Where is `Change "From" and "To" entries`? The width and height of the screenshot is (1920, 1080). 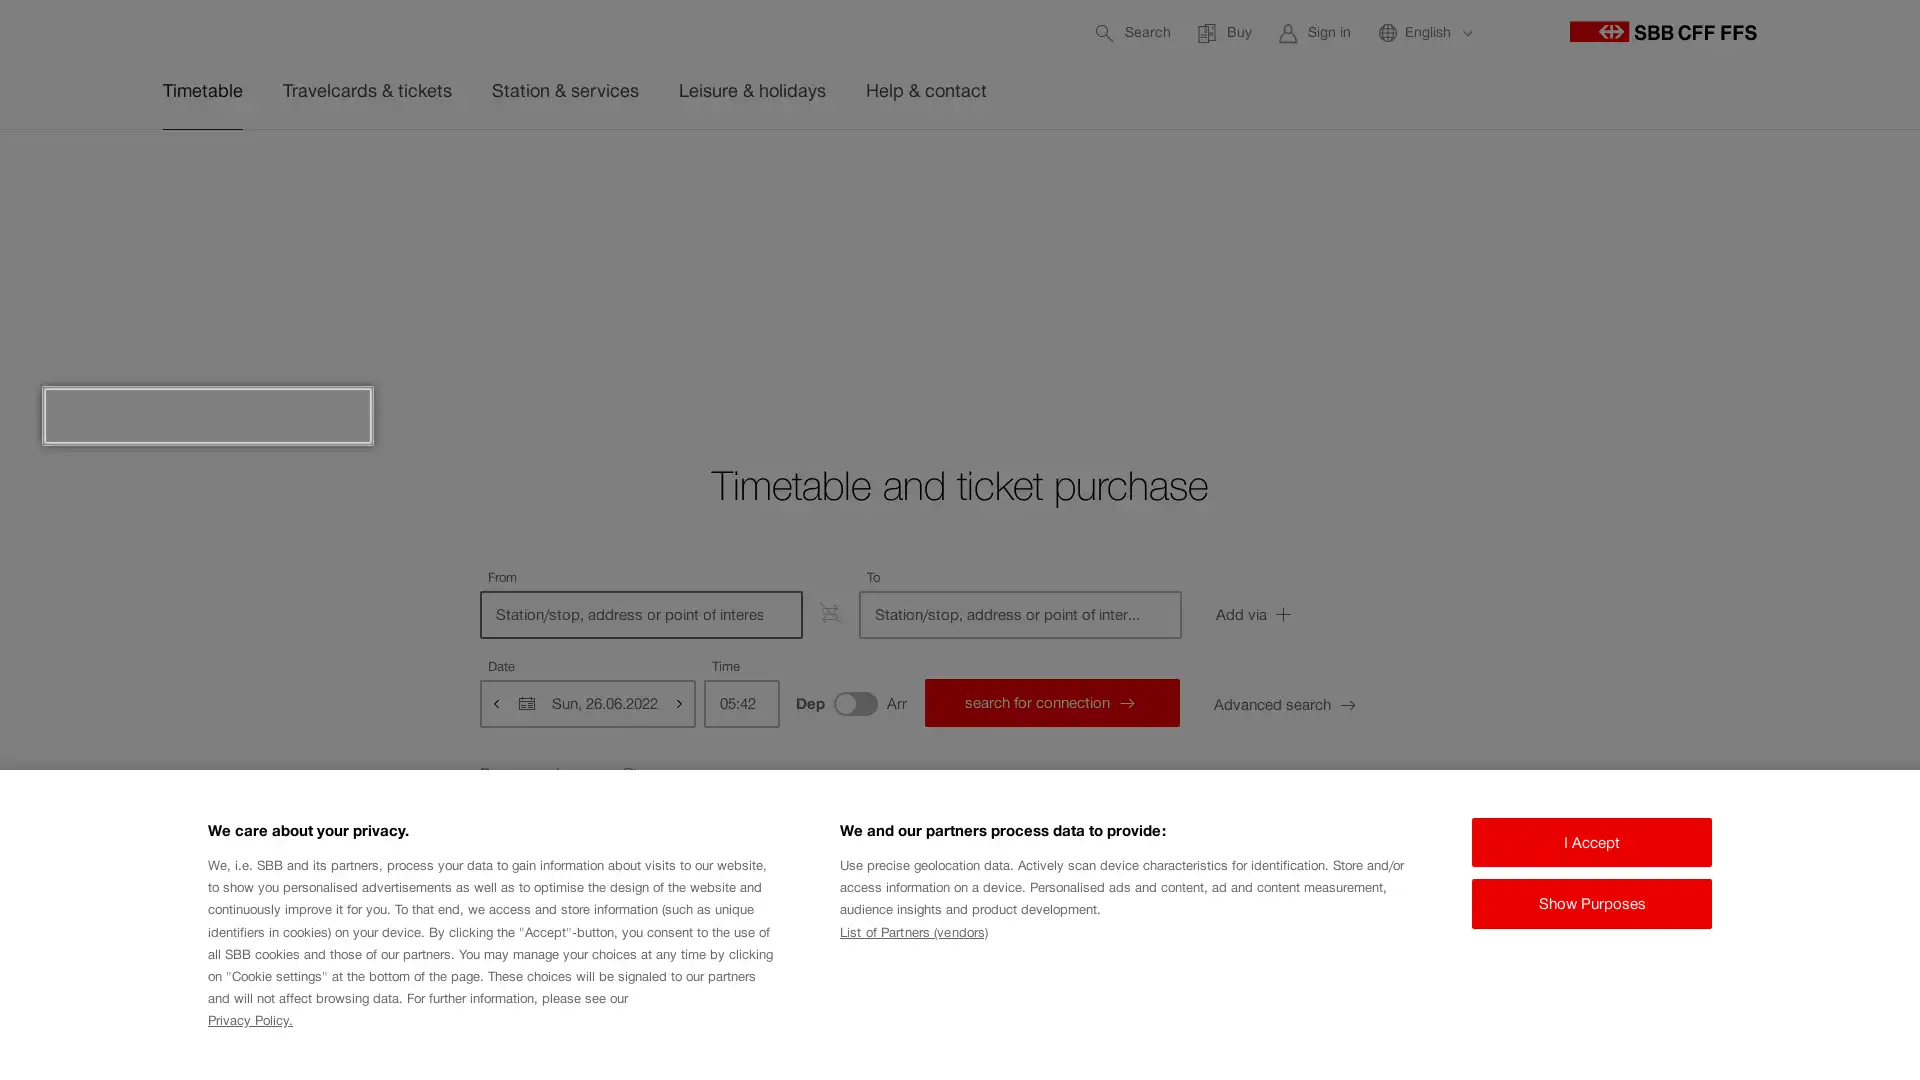 Change "From" and "To" entries is located at coordinates (830, 612).